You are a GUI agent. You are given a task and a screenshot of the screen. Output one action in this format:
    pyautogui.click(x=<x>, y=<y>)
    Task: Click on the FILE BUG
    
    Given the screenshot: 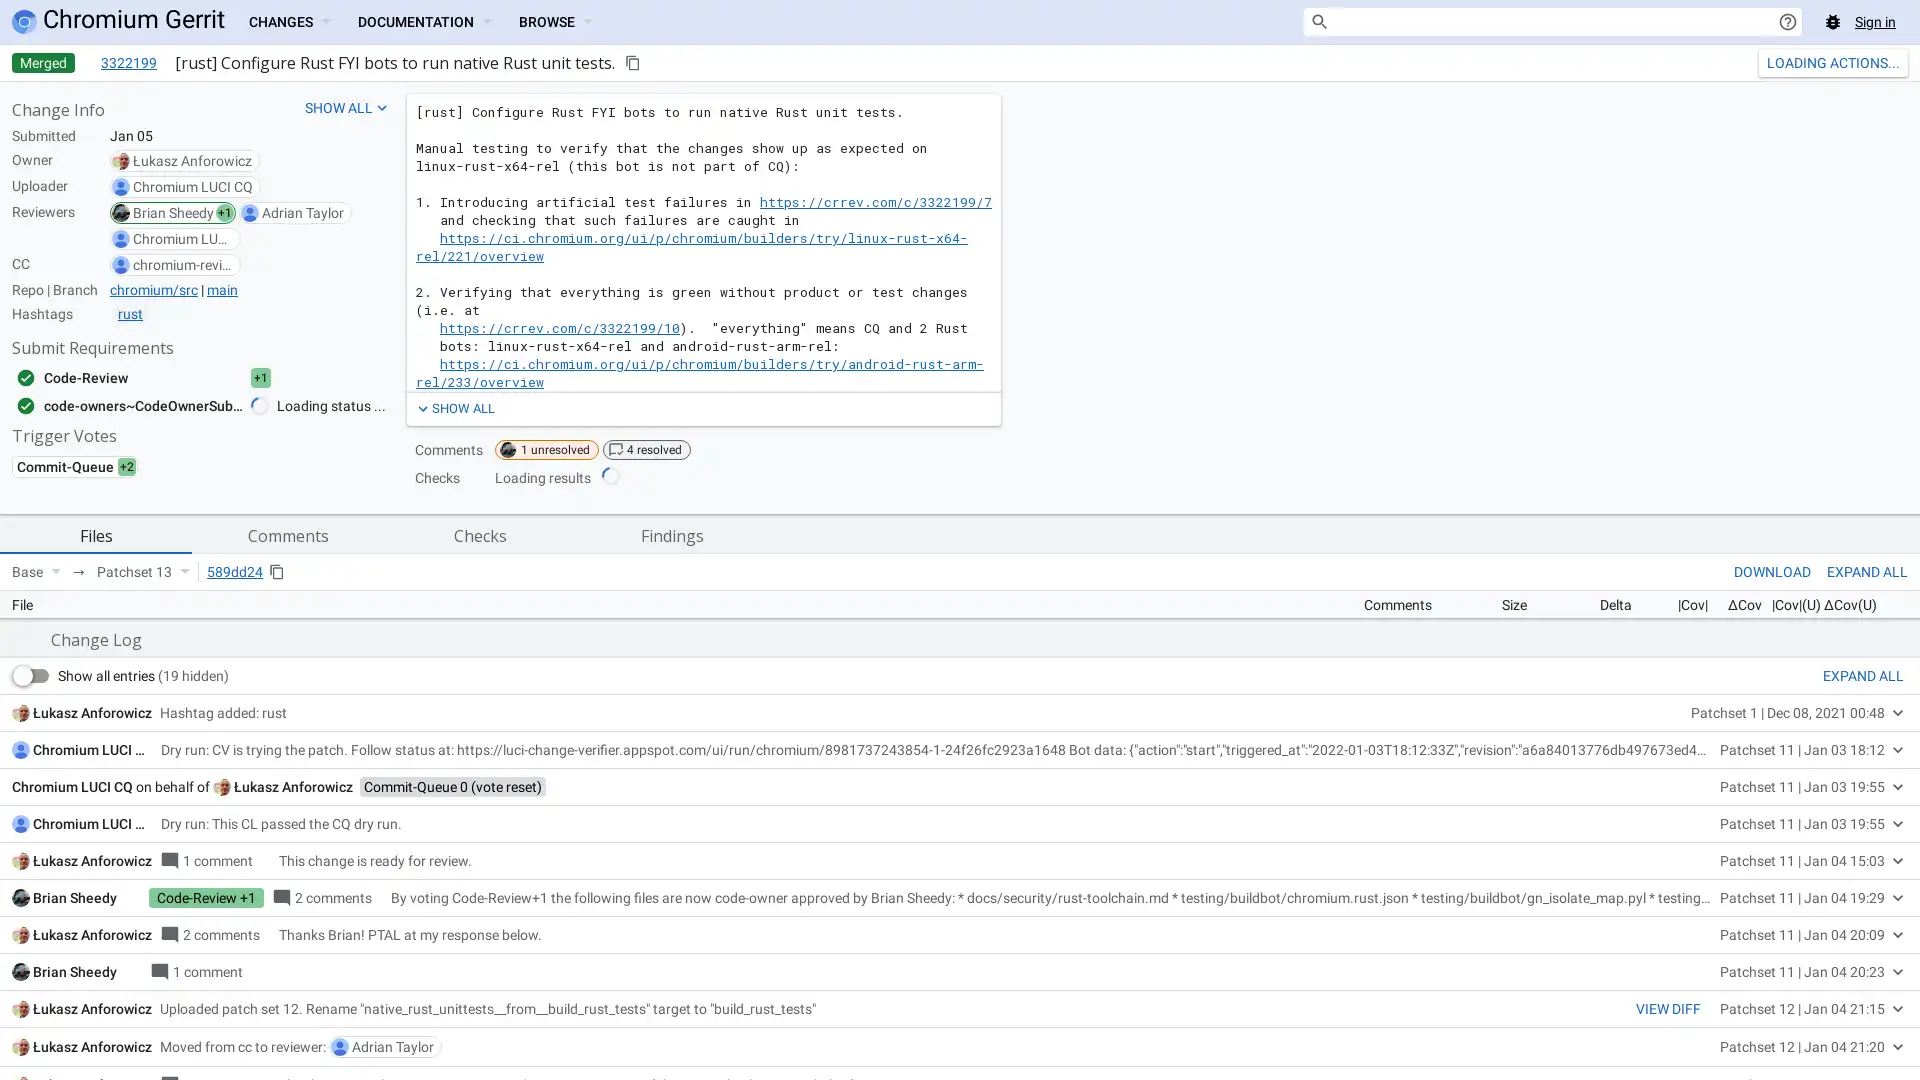 What is the action you would take?
    pyautogui.click(x=1873, y=870)
    